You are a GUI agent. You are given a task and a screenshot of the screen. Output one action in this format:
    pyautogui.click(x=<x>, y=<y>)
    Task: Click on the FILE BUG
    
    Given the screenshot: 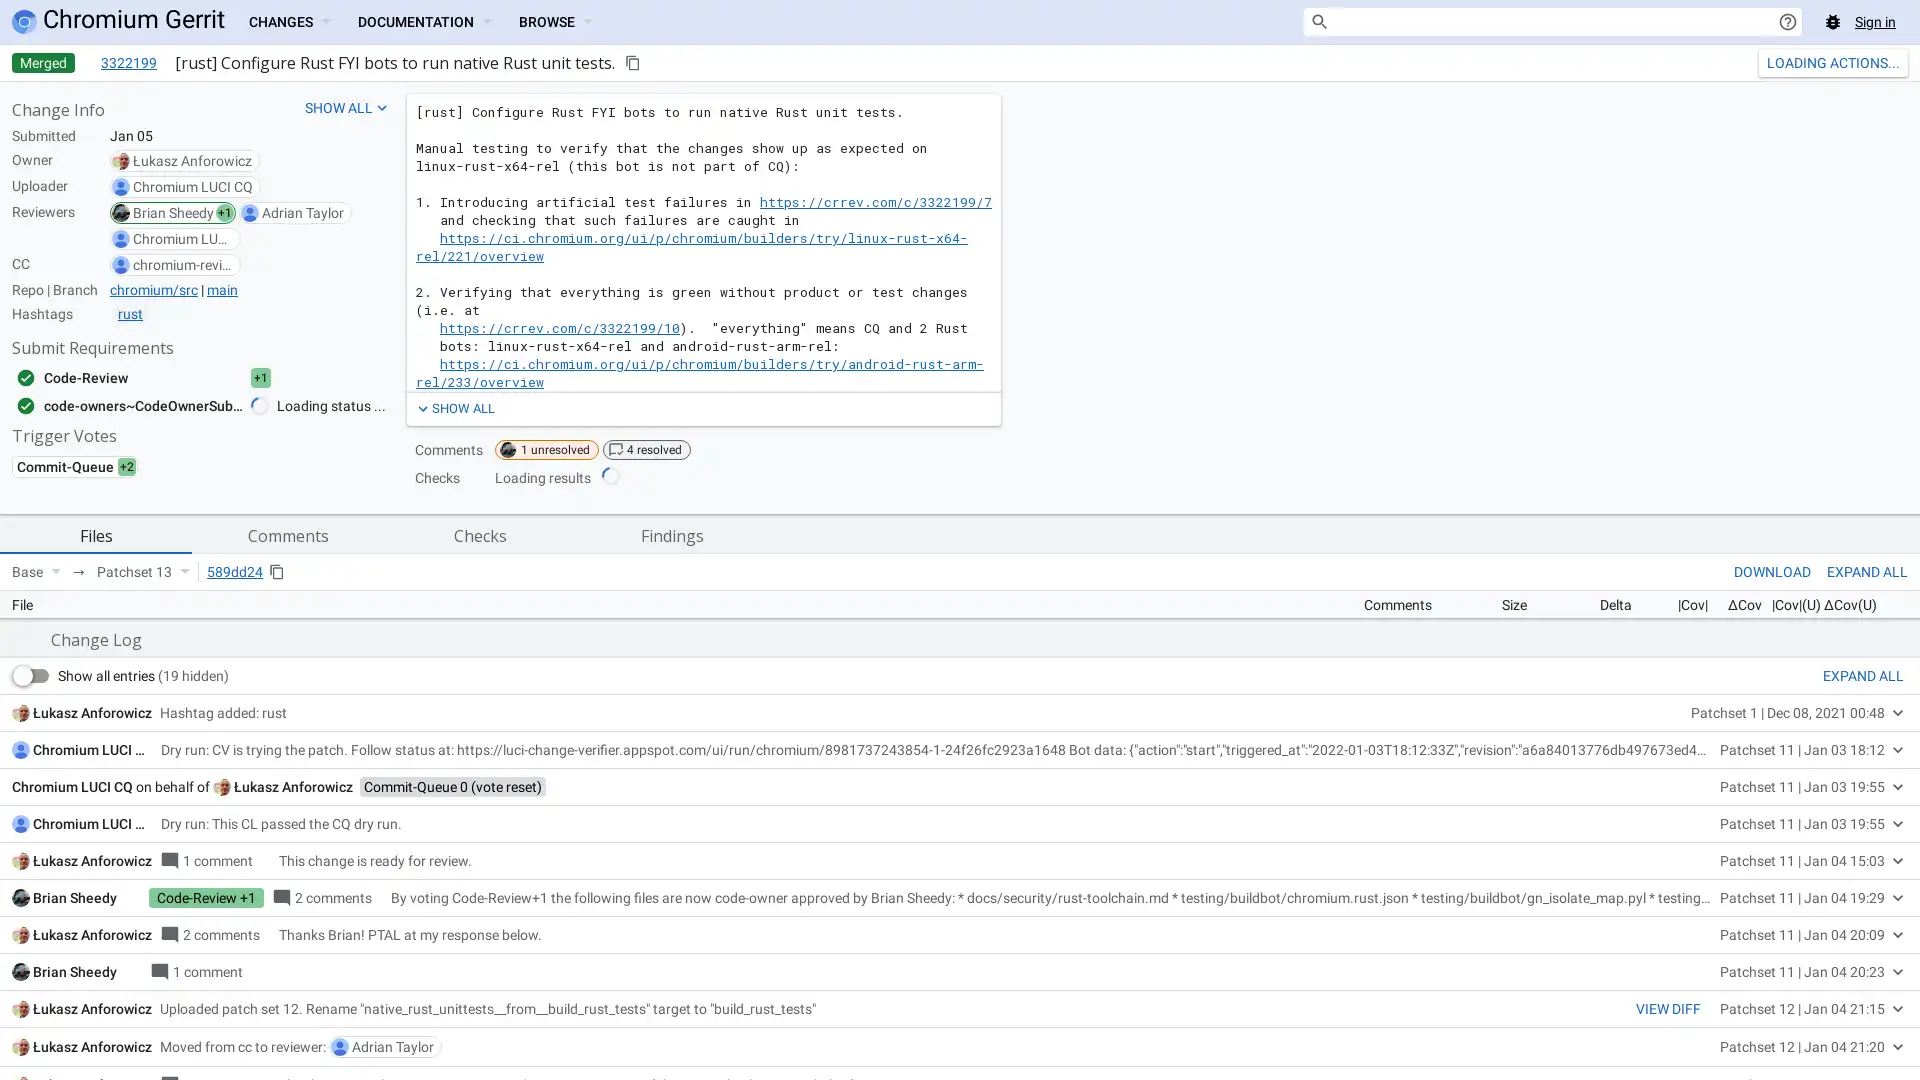 What is the action you would take?
    pyautogui.click(x=1873, y=870)
    